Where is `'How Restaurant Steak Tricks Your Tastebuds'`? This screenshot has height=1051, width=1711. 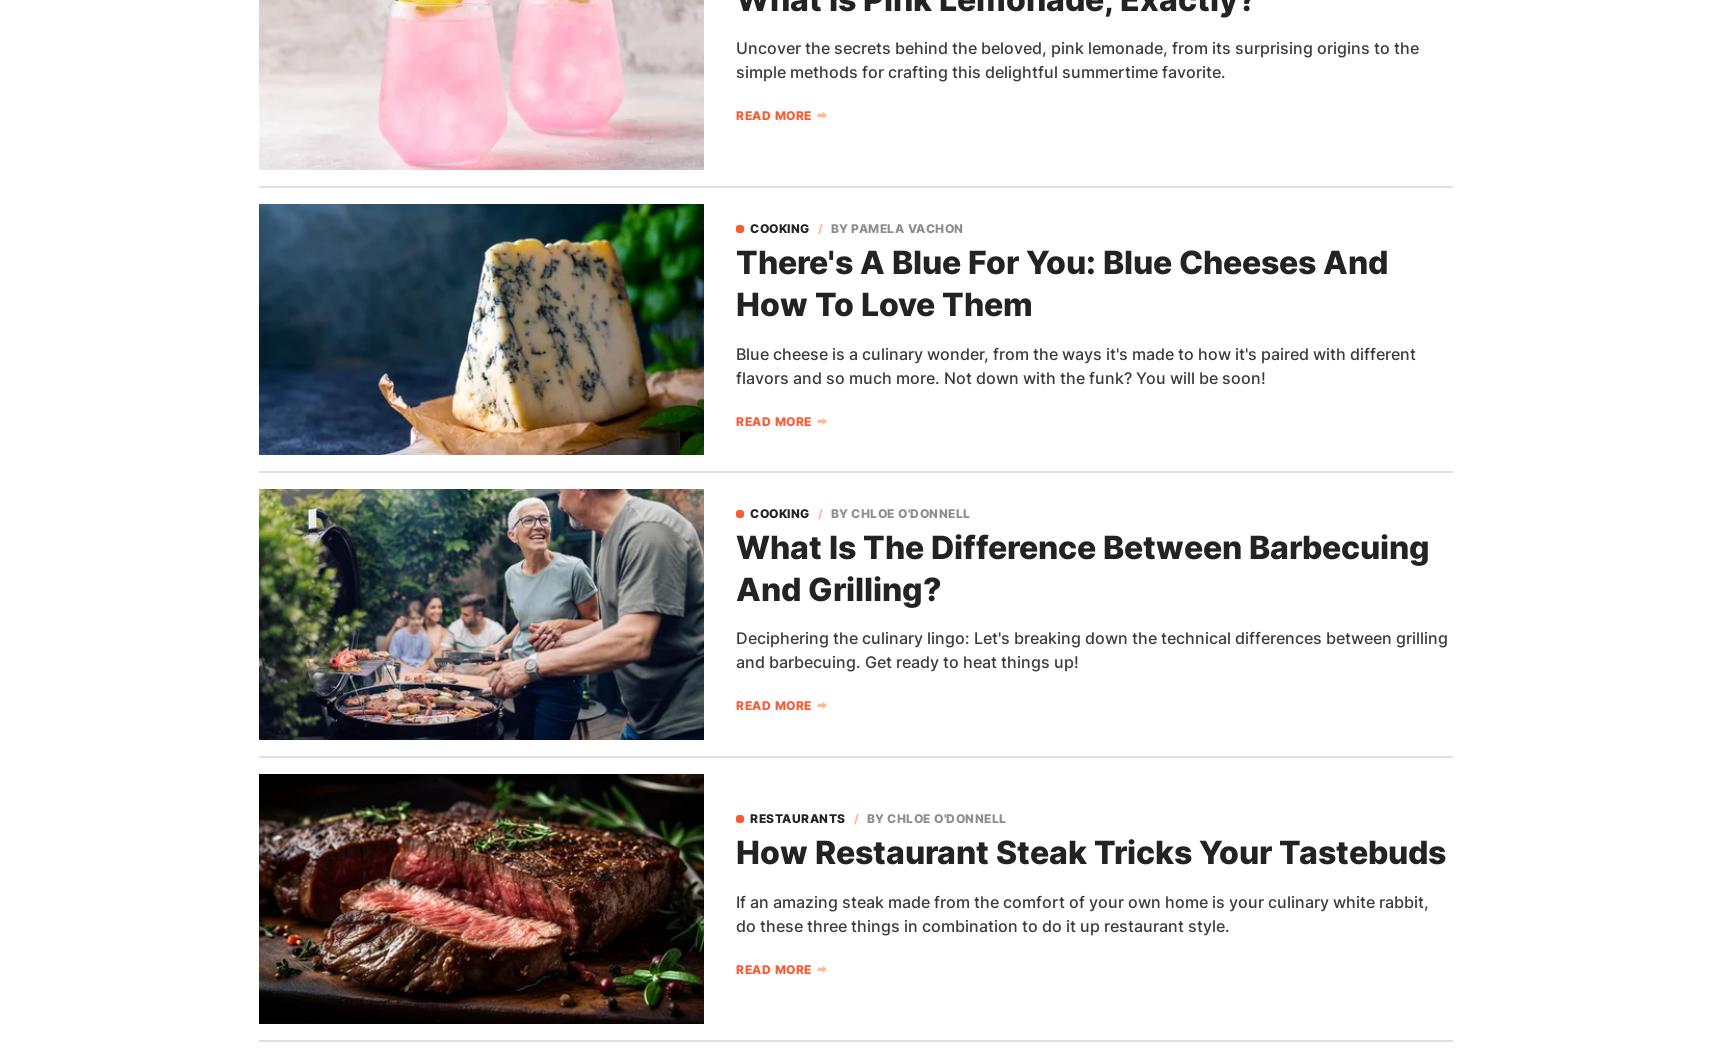 'How Restaurant Steak Tricks Your Tastebuds' is located at coordinates (1090, 851).